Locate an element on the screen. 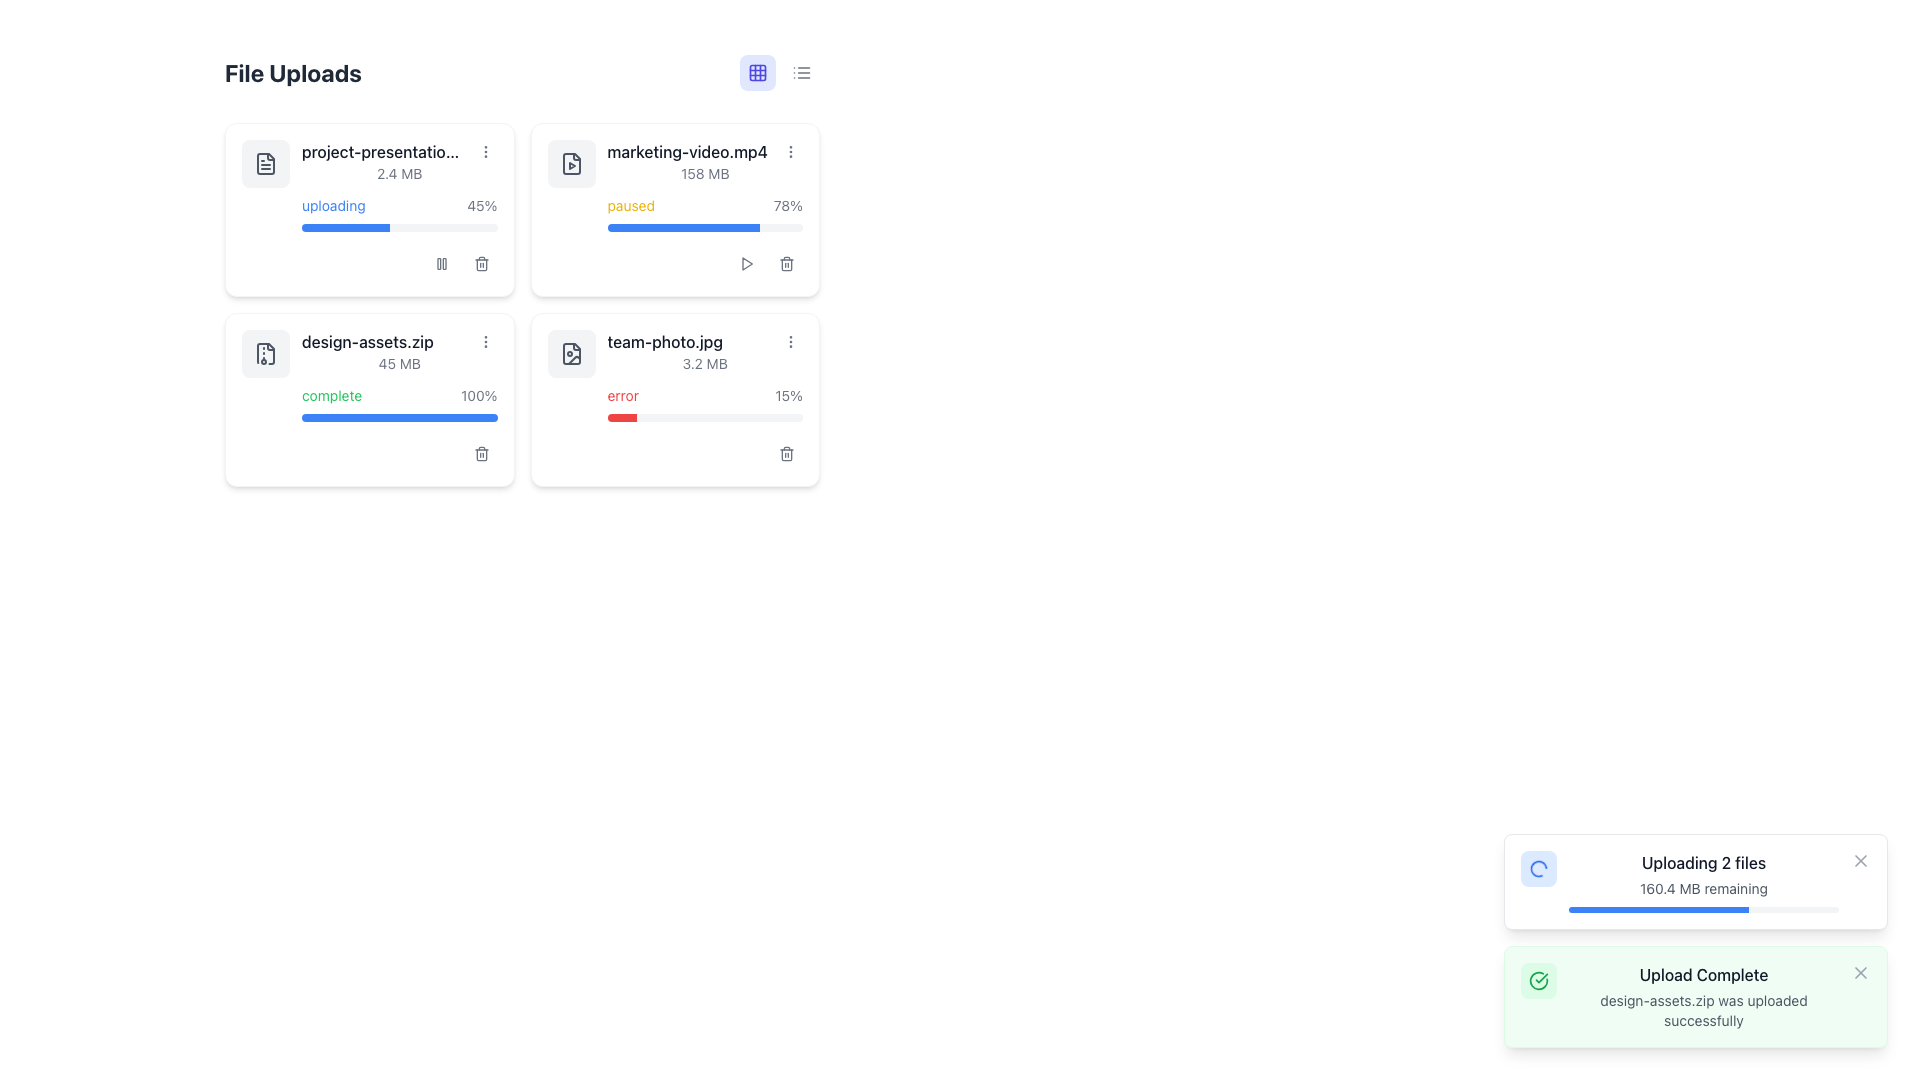 The image size is (1920, 1080). the text label indicating the completion status of the upload or processing task for 'design-assets.zip' is located at coordinates (332, 396).